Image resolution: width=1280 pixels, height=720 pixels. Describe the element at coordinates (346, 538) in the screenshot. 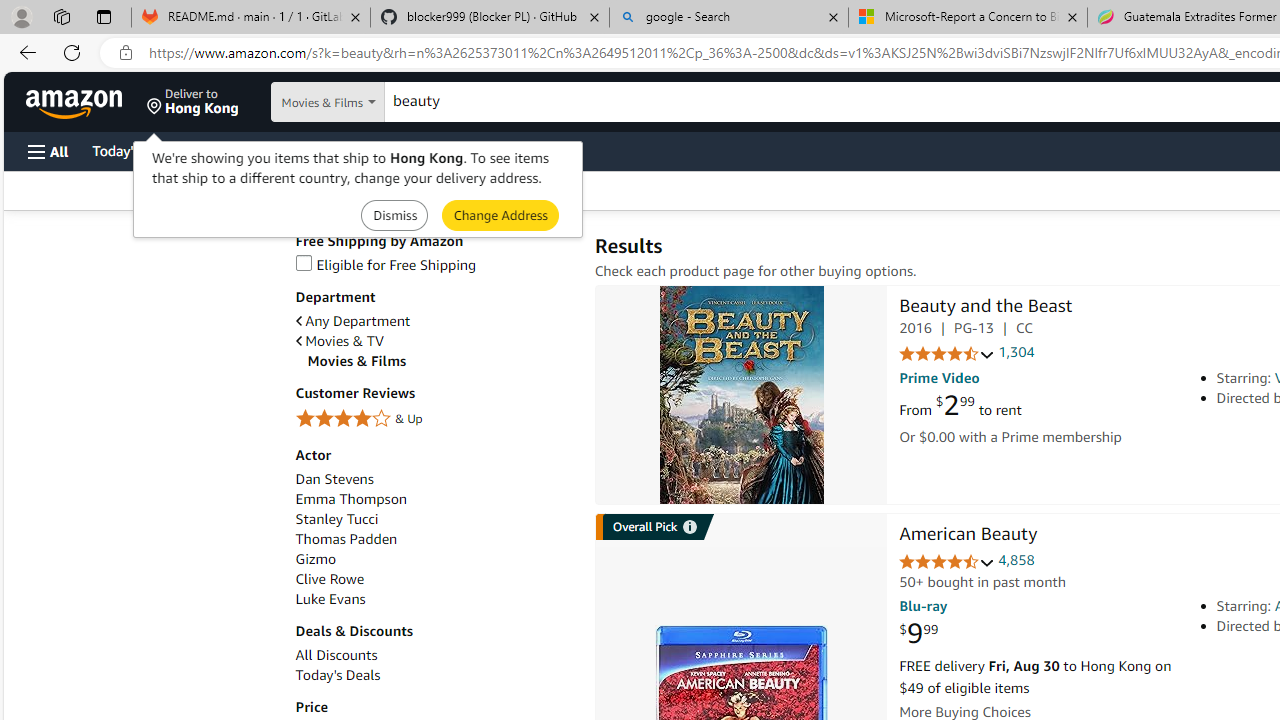

I see `'Thomas Padden'` at that location.